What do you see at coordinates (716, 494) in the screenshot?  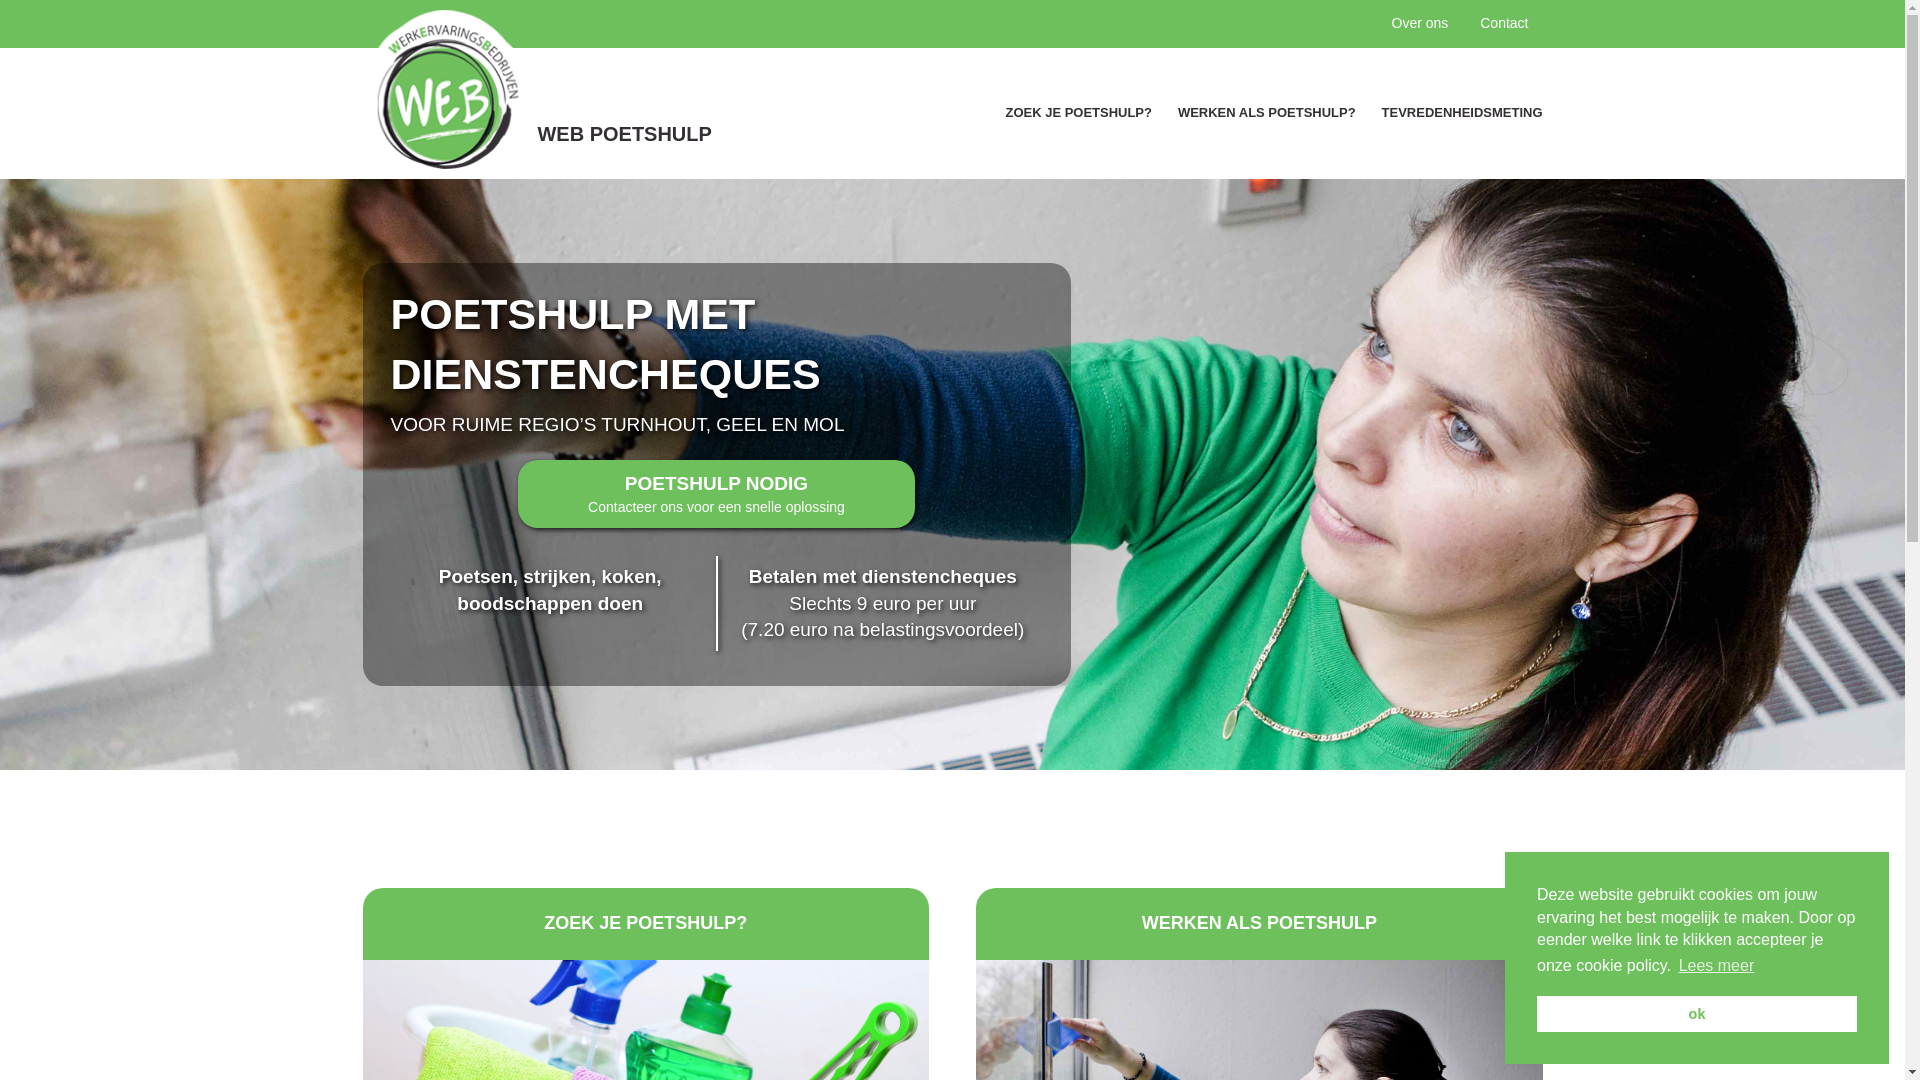 I see `'POETSHULP NODIG` at bounding box center [716, 494].